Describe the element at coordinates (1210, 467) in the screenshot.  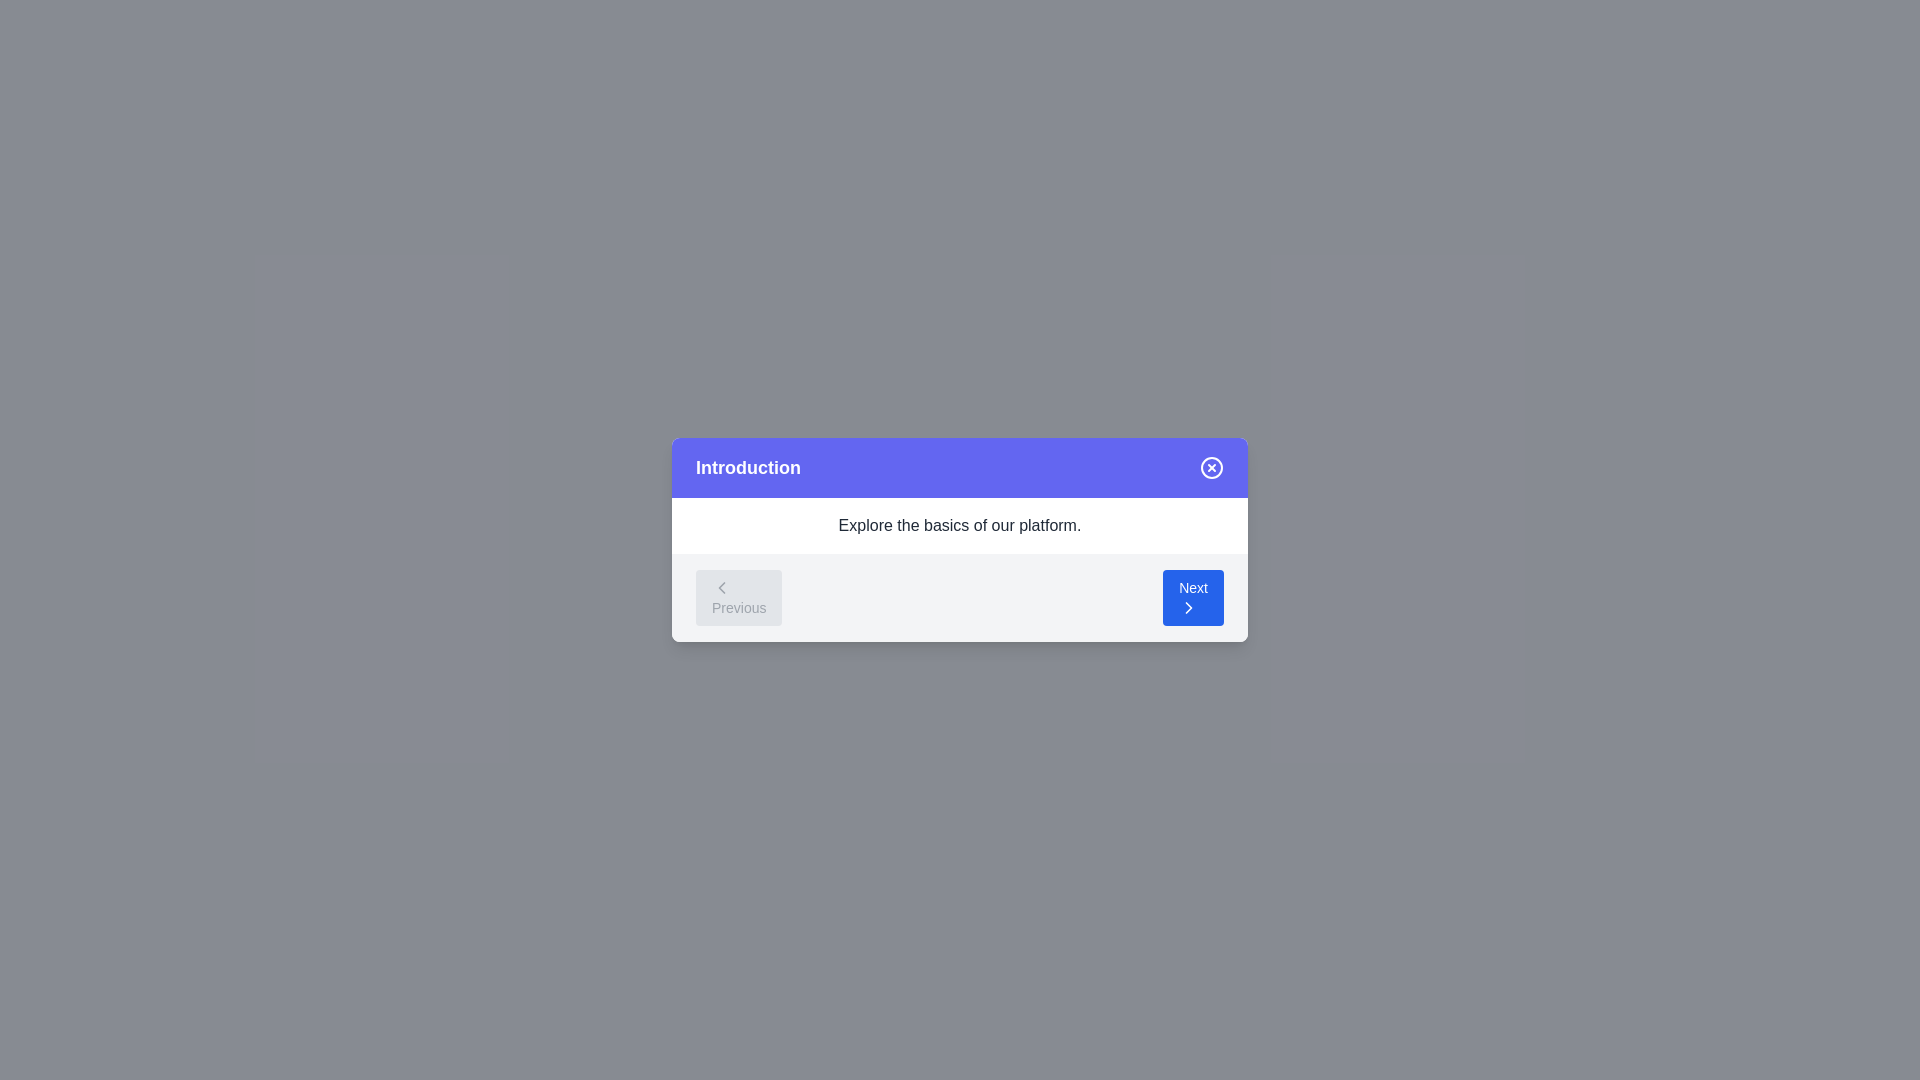
I see `the circular button with a cross ('X') symbol inside it, which is styled with a blue background and white accents, located at the top-right corner of the 'Introduction' header` at that location.